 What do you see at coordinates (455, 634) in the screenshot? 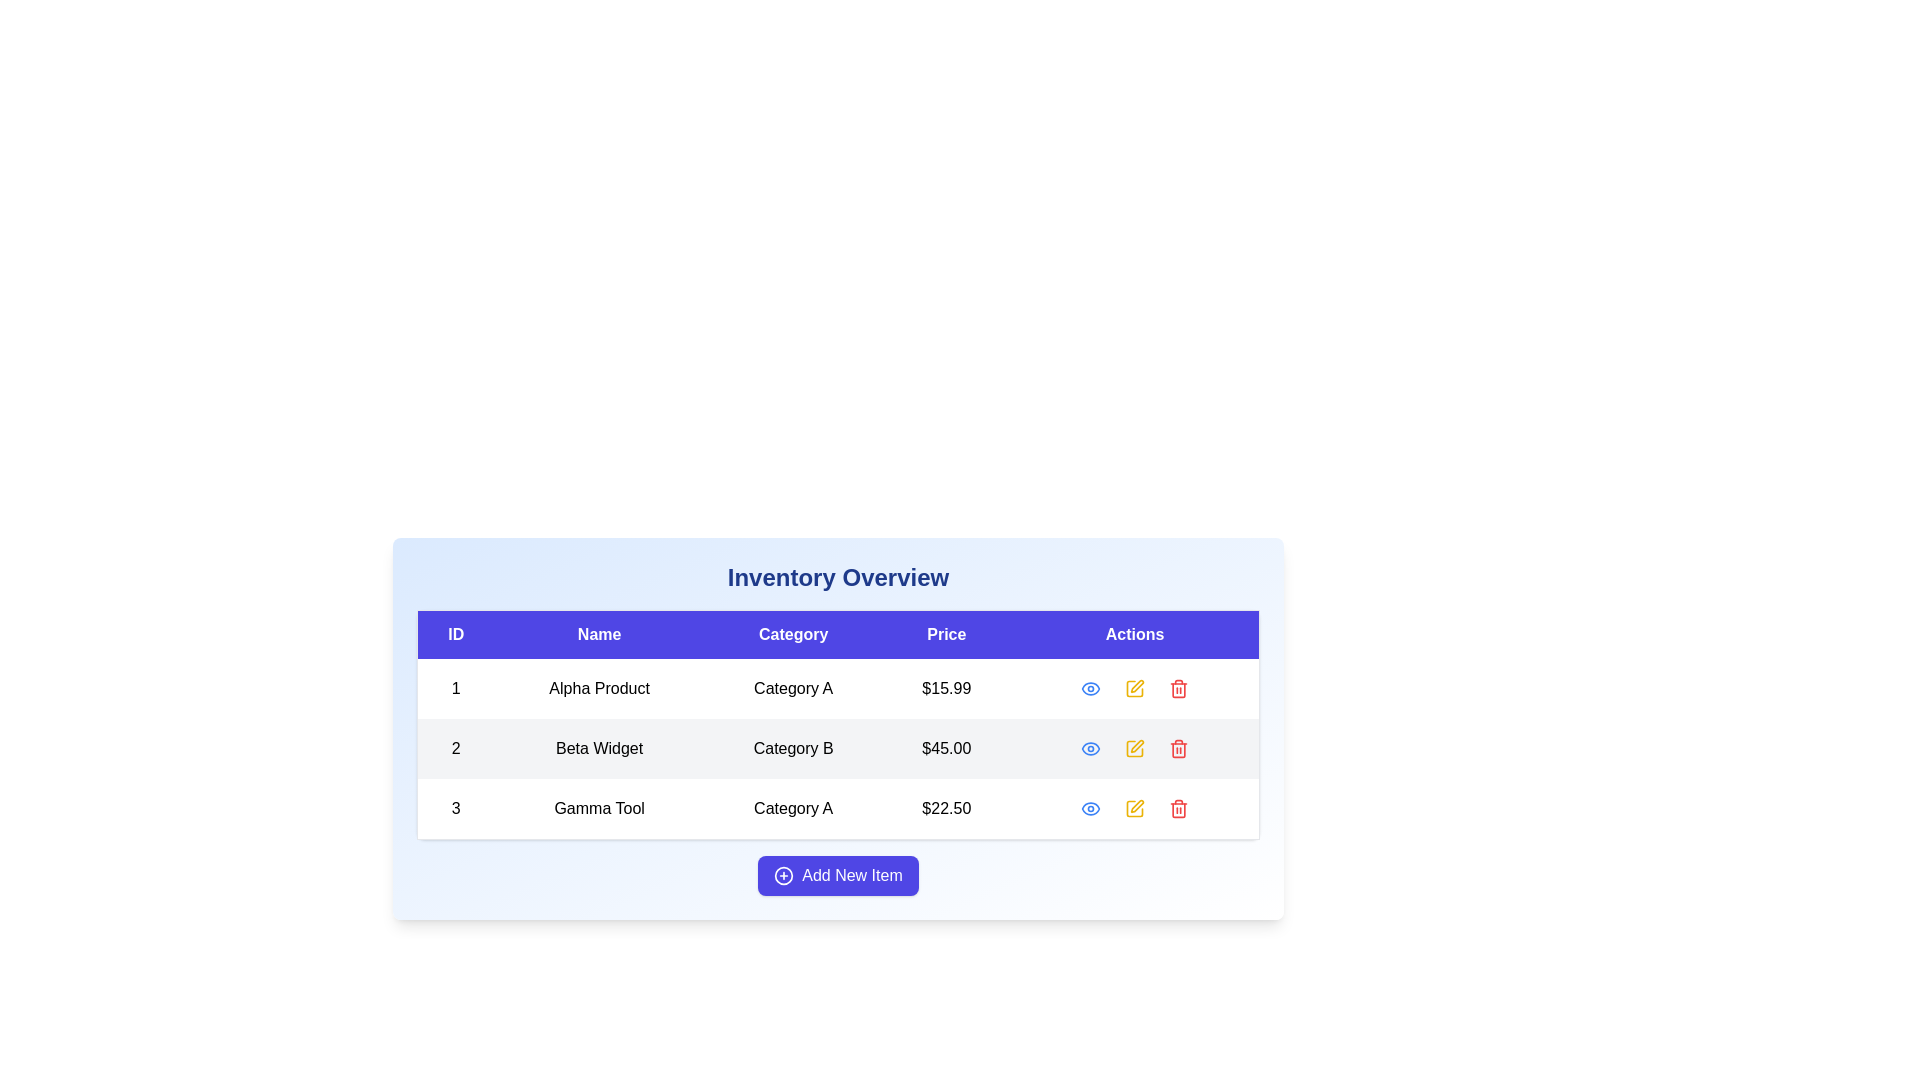
I see `the 'ID' table header which is located at the leftmost position of the header group in the table layout` at bounding box center [455, 634].